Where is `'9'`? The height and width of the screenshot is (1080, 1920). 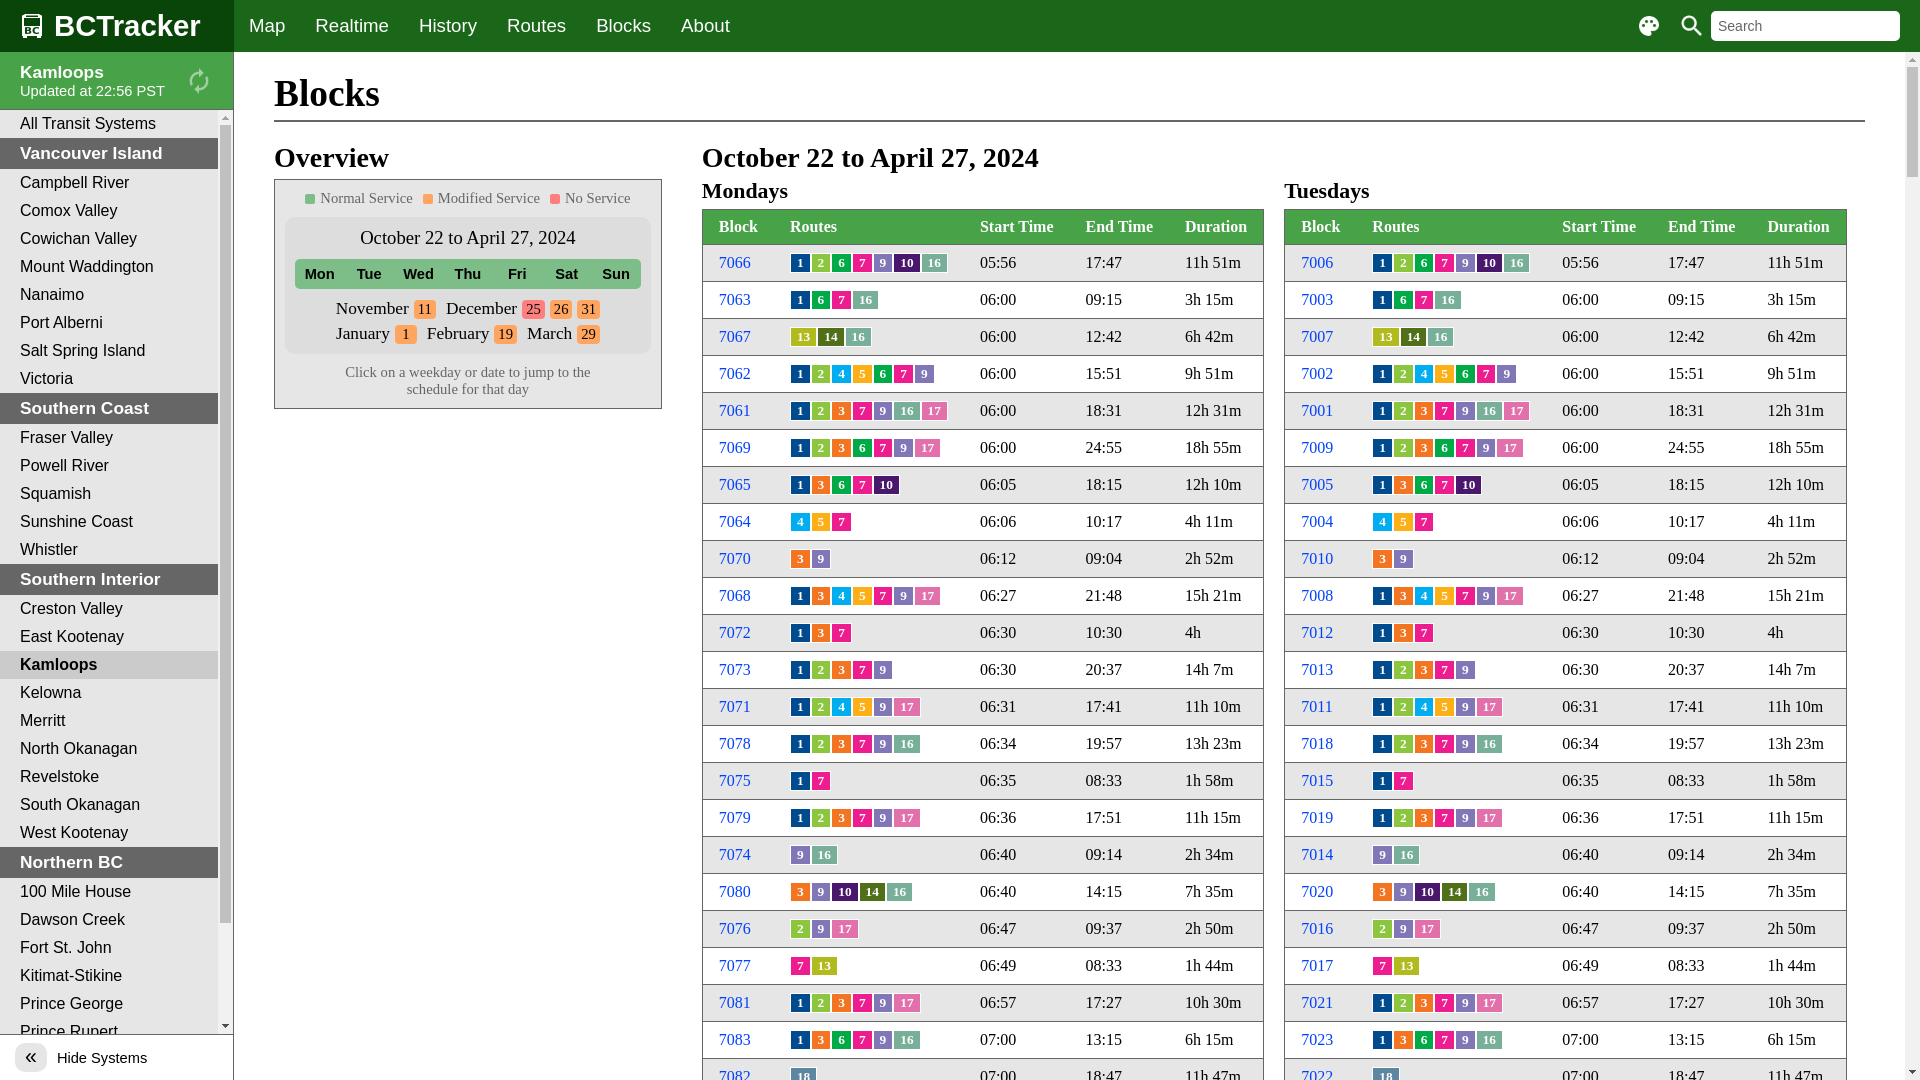 '9' is located at coordinates (1465, 817).